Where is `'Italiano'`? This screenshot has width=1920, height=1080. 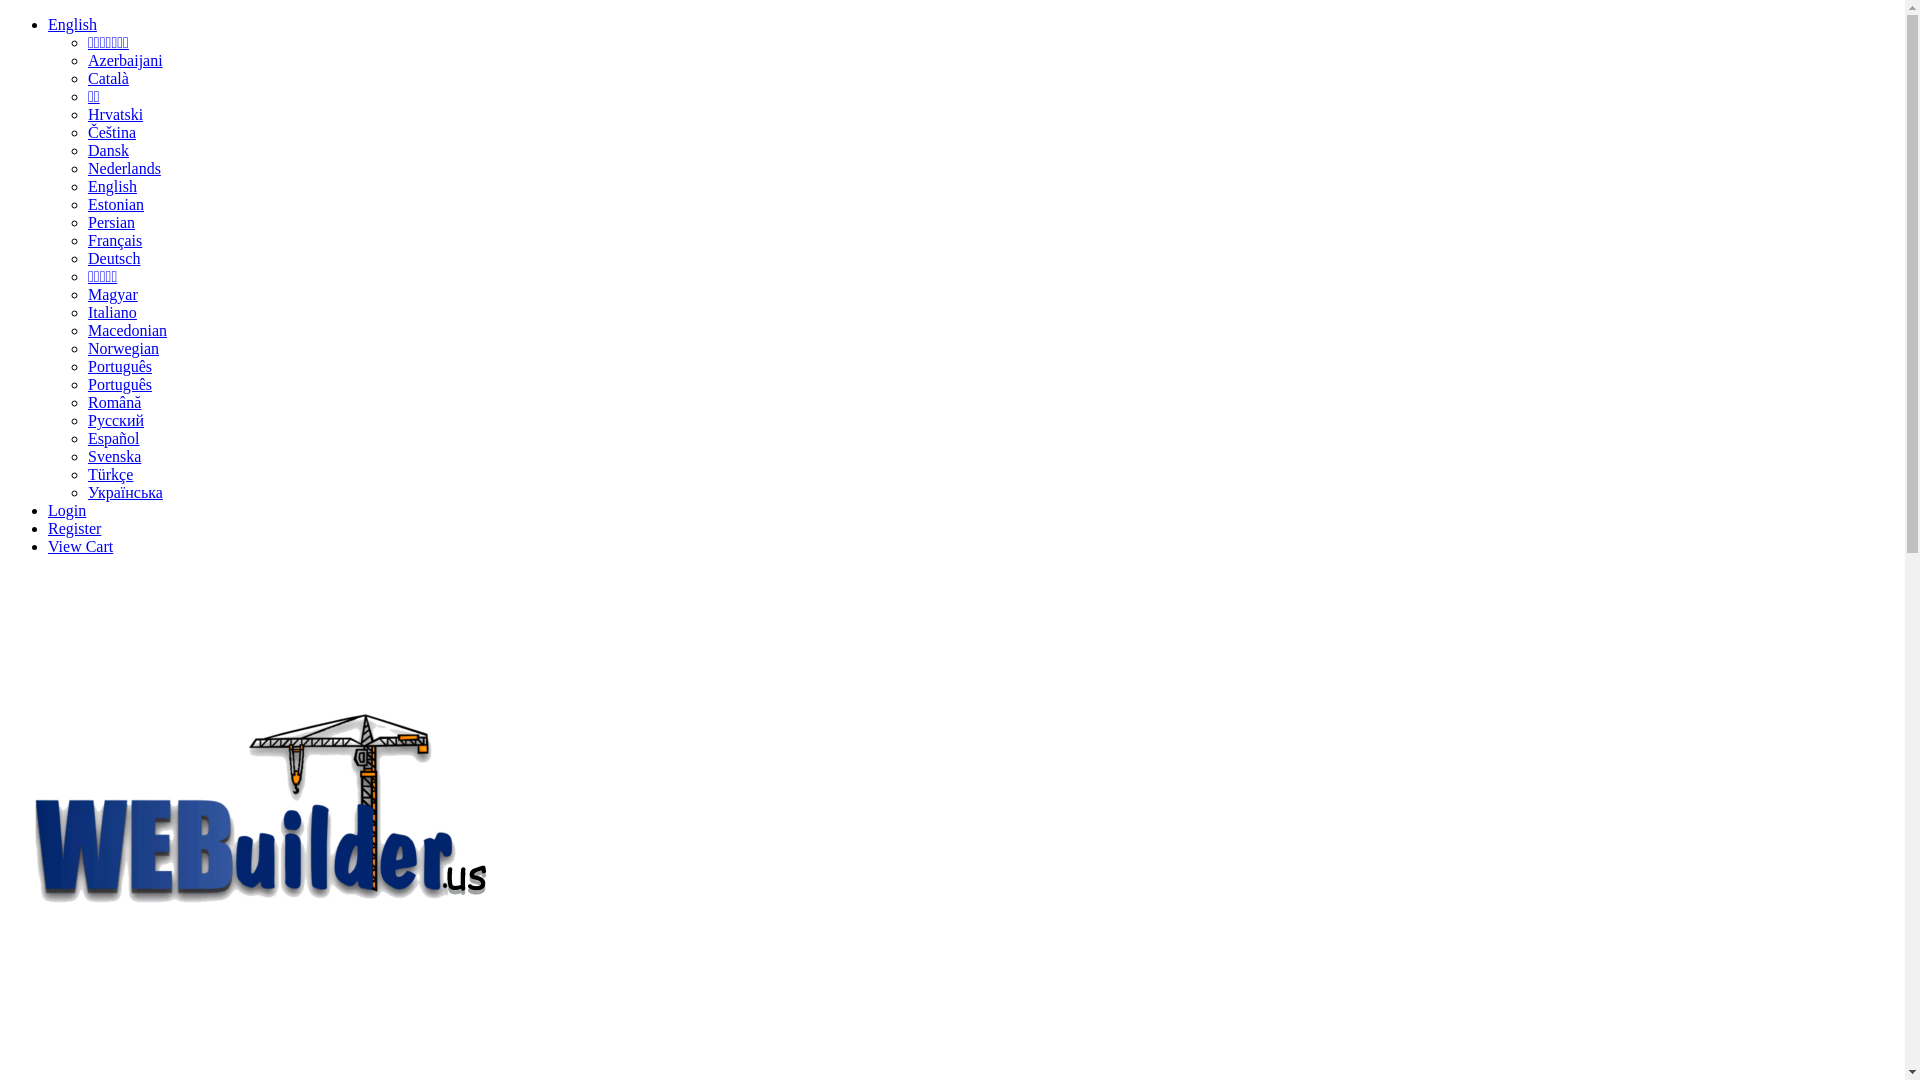
'Italiano' is located at coordinates (111, 312).